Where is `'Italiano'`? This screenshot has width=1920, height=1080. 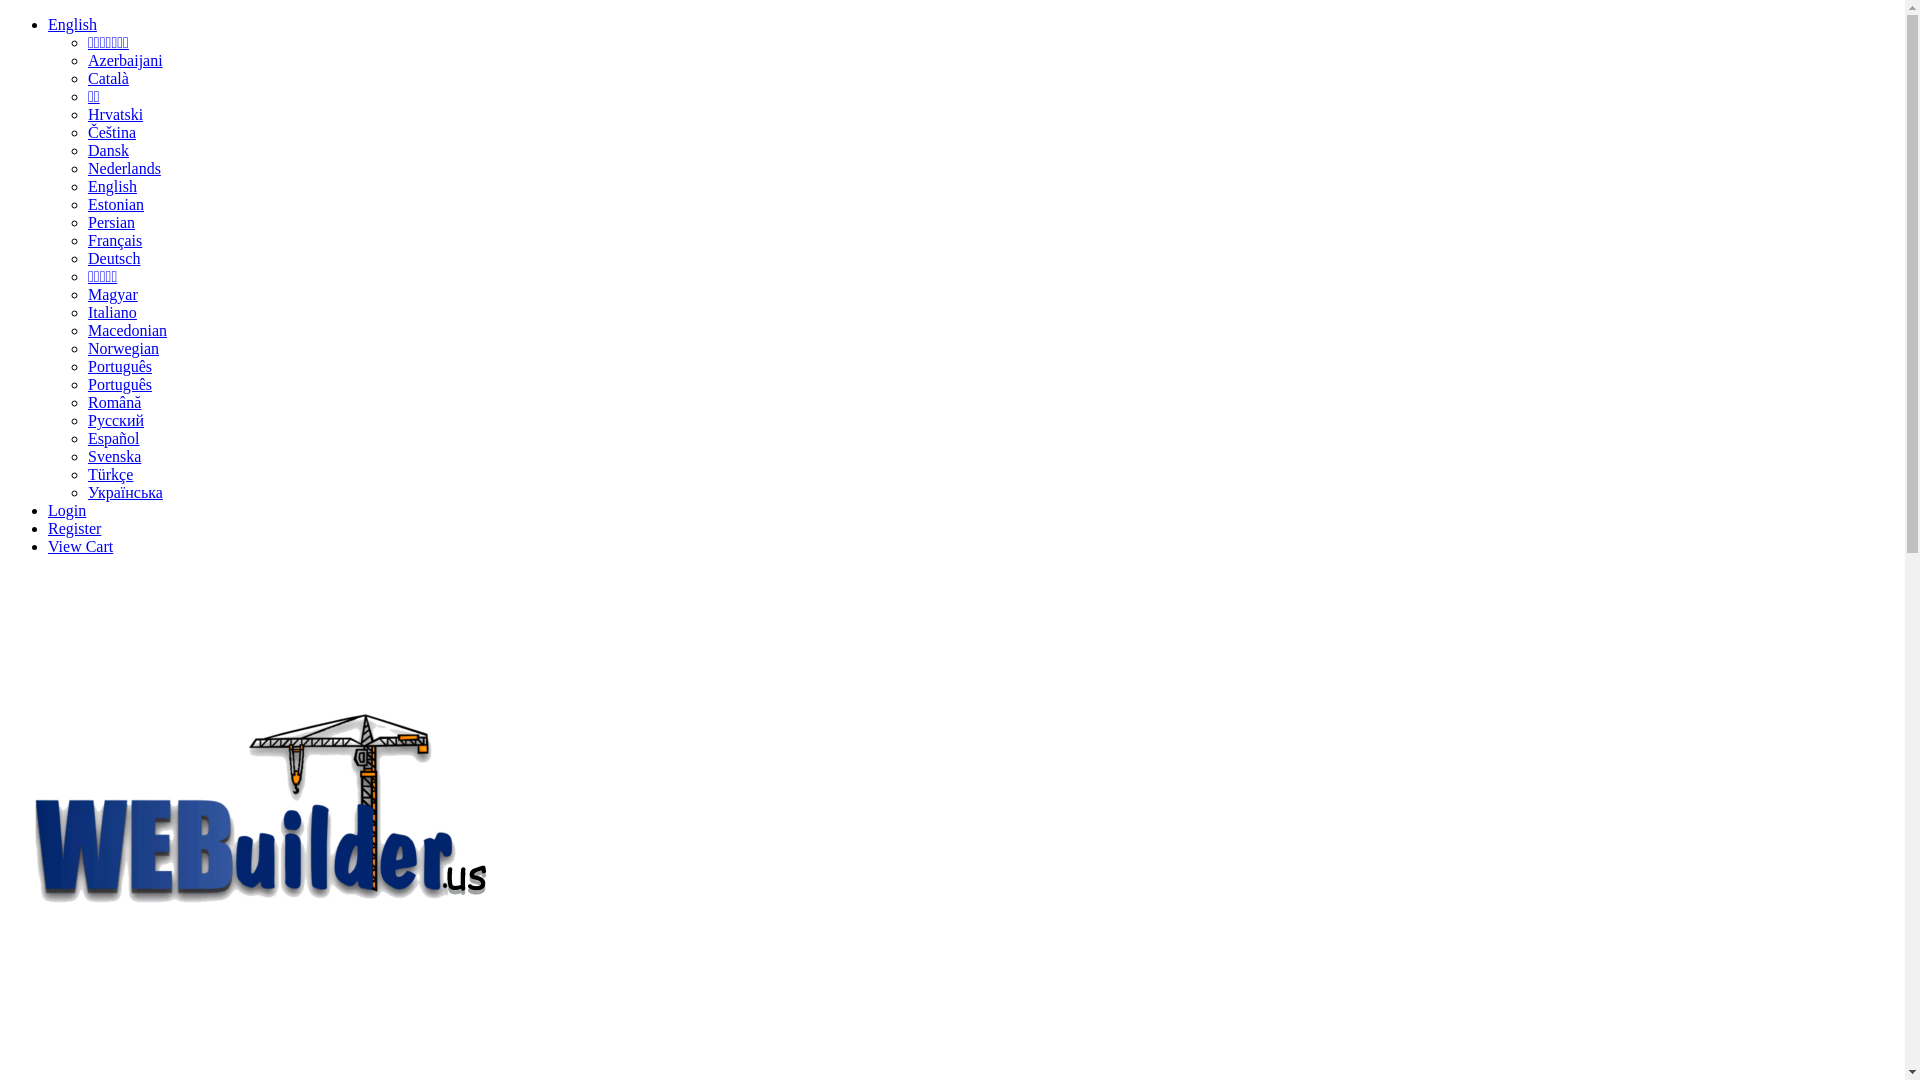
'Italiano' is located at coordinates (111, 312).